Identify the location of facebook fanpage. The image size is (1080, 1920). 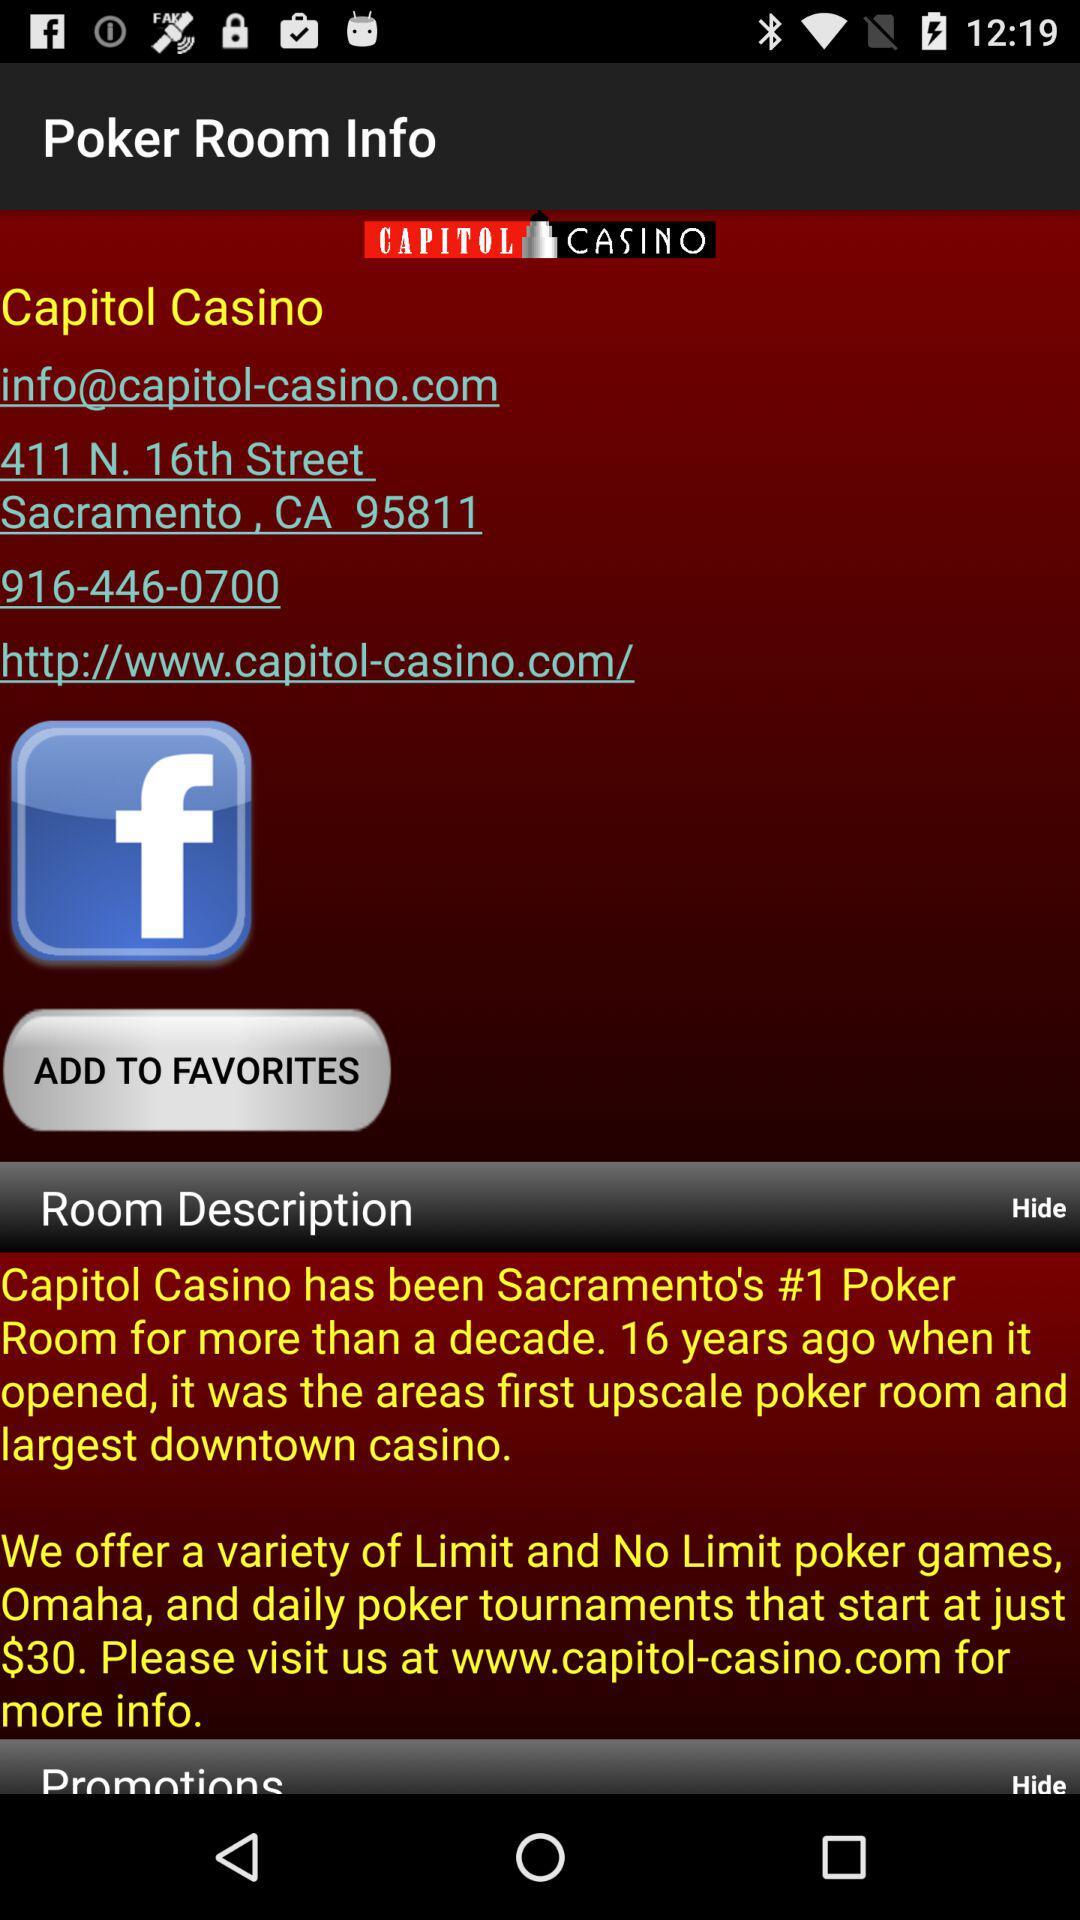
(131, 846).